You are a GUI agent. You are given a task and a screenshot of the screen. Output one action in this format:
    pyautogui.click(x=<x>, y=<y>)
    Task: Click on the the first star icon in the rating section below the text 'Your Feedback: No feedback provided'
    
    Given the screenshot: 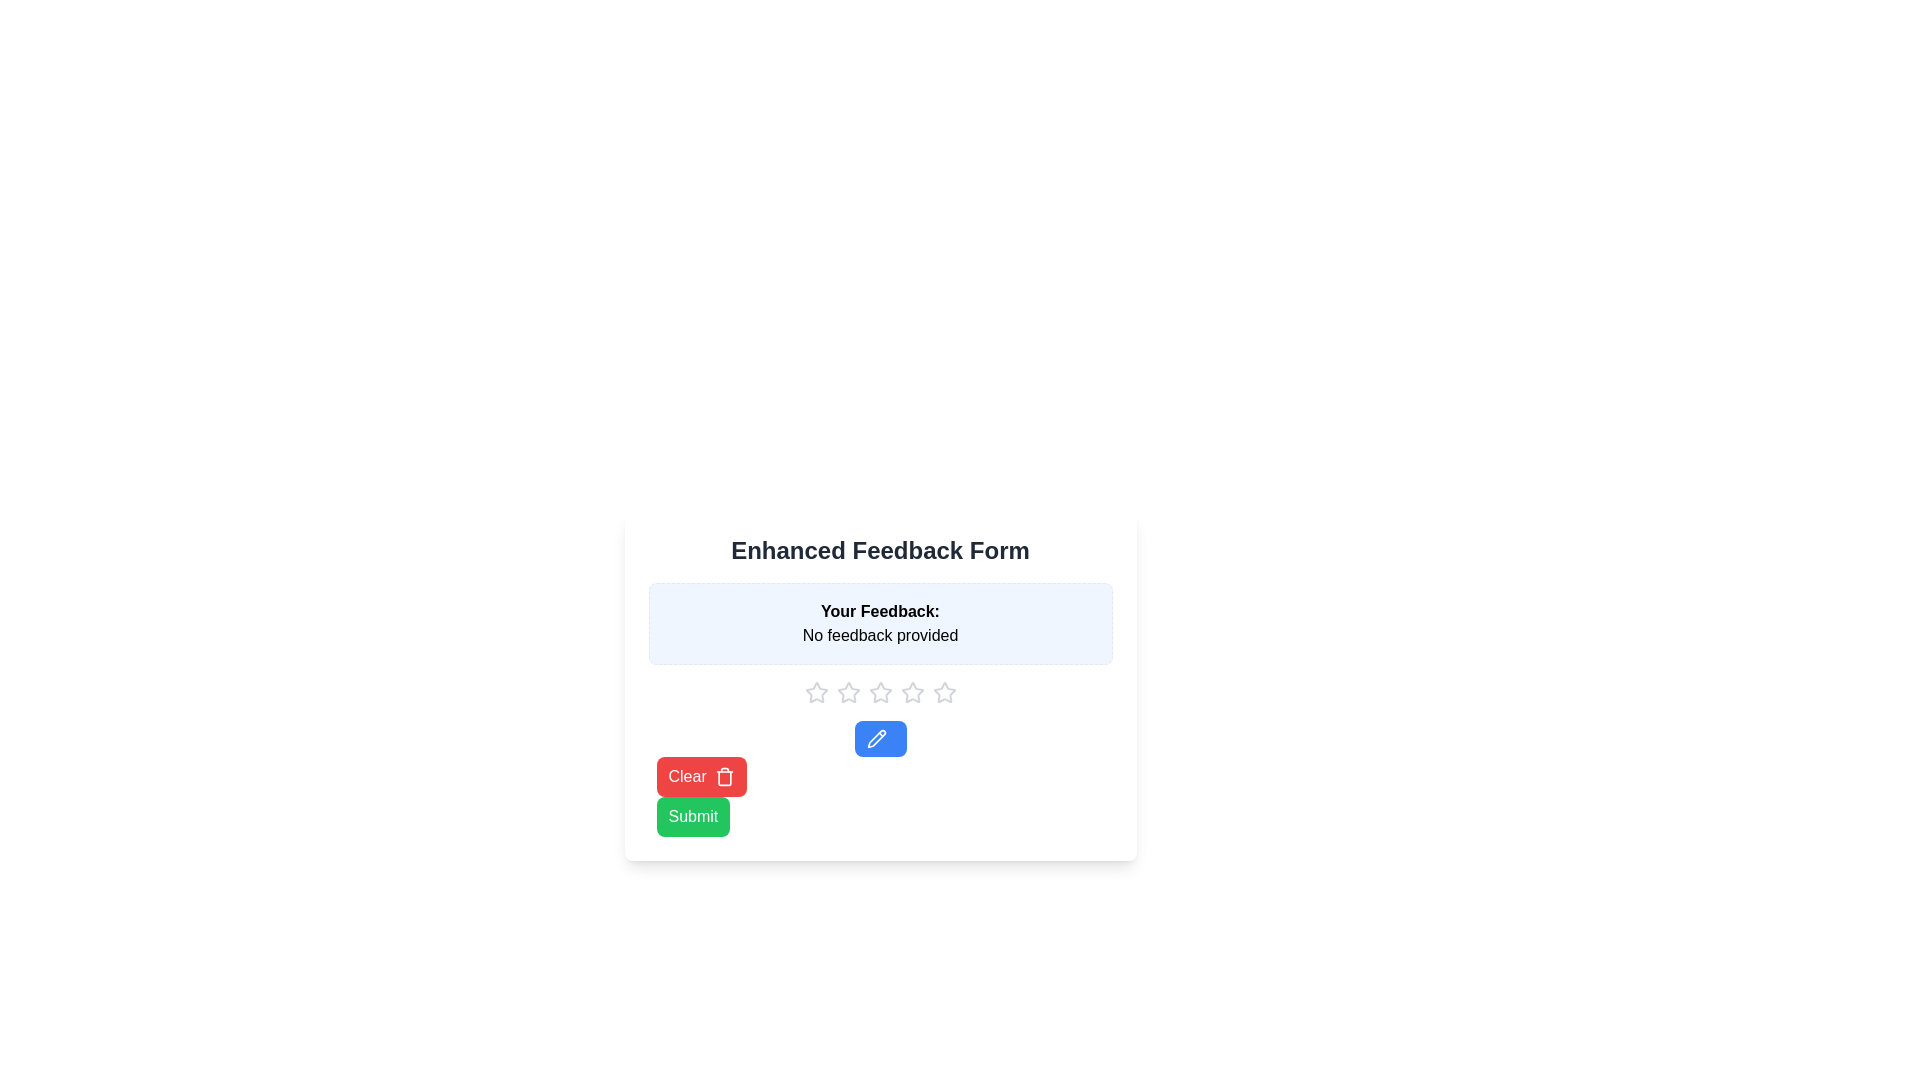 What is the action you would take?
    pyautogui.click(x=816, y=692)
    